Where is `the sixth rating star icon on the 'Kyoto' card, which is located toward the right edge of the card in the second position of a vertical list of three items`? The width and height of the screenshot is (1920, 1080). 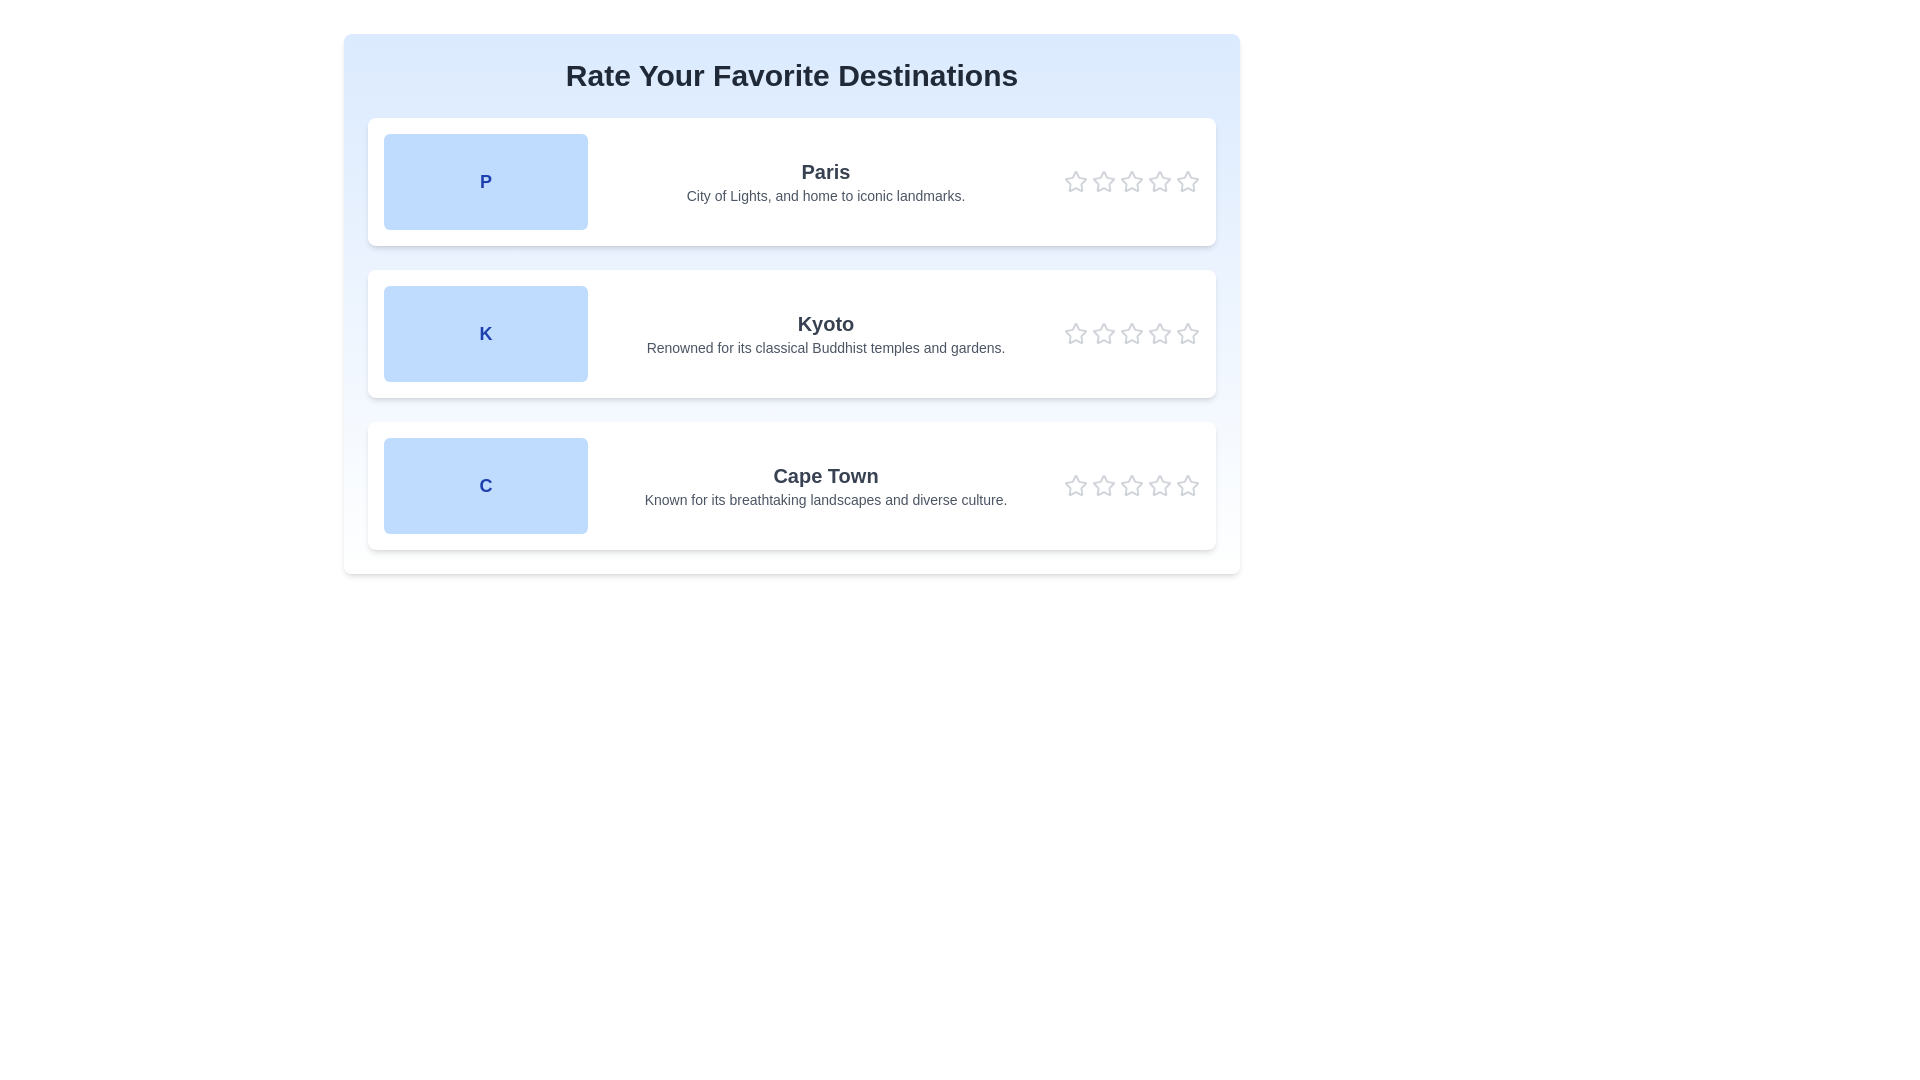 the sixth rating star icon on the 'Kyoto' card, which is located toward the right edge of the card in the second position of a vertical list of three items is located at coordinates (1188, 333).